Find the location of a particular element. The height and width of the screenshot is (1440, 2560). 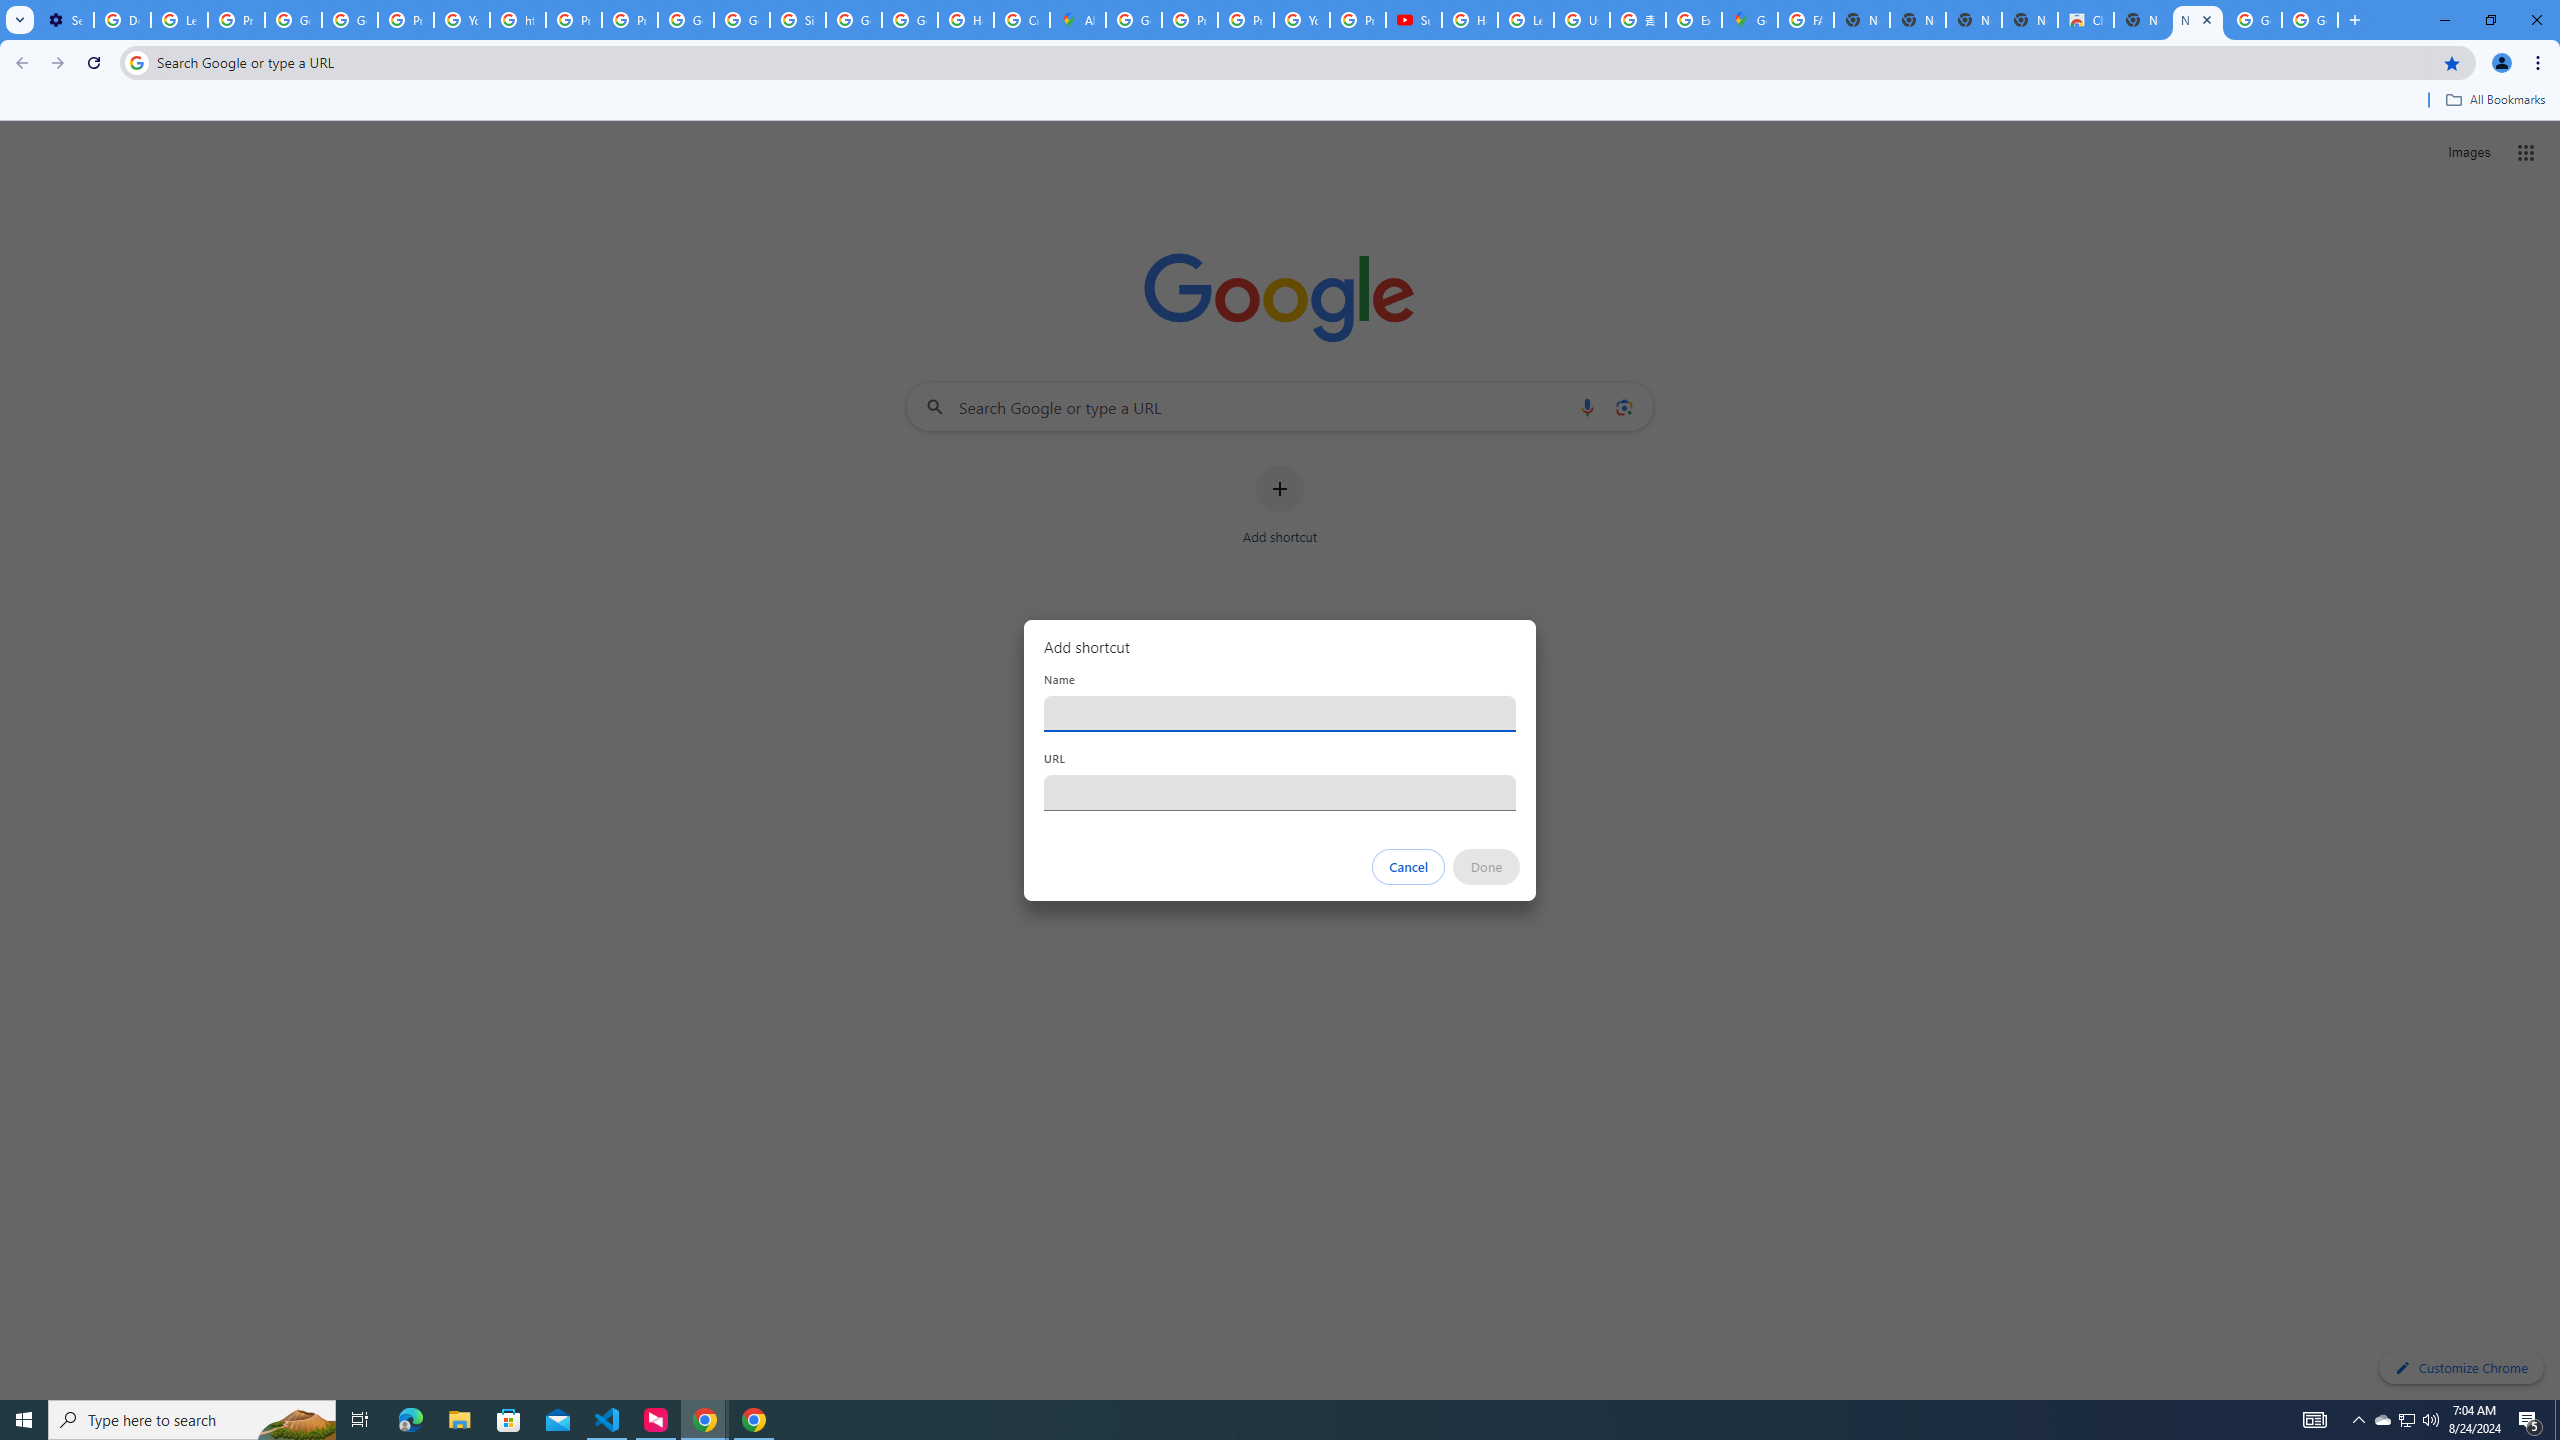

'Settings - Performance' is located at coordinates (65, 19).